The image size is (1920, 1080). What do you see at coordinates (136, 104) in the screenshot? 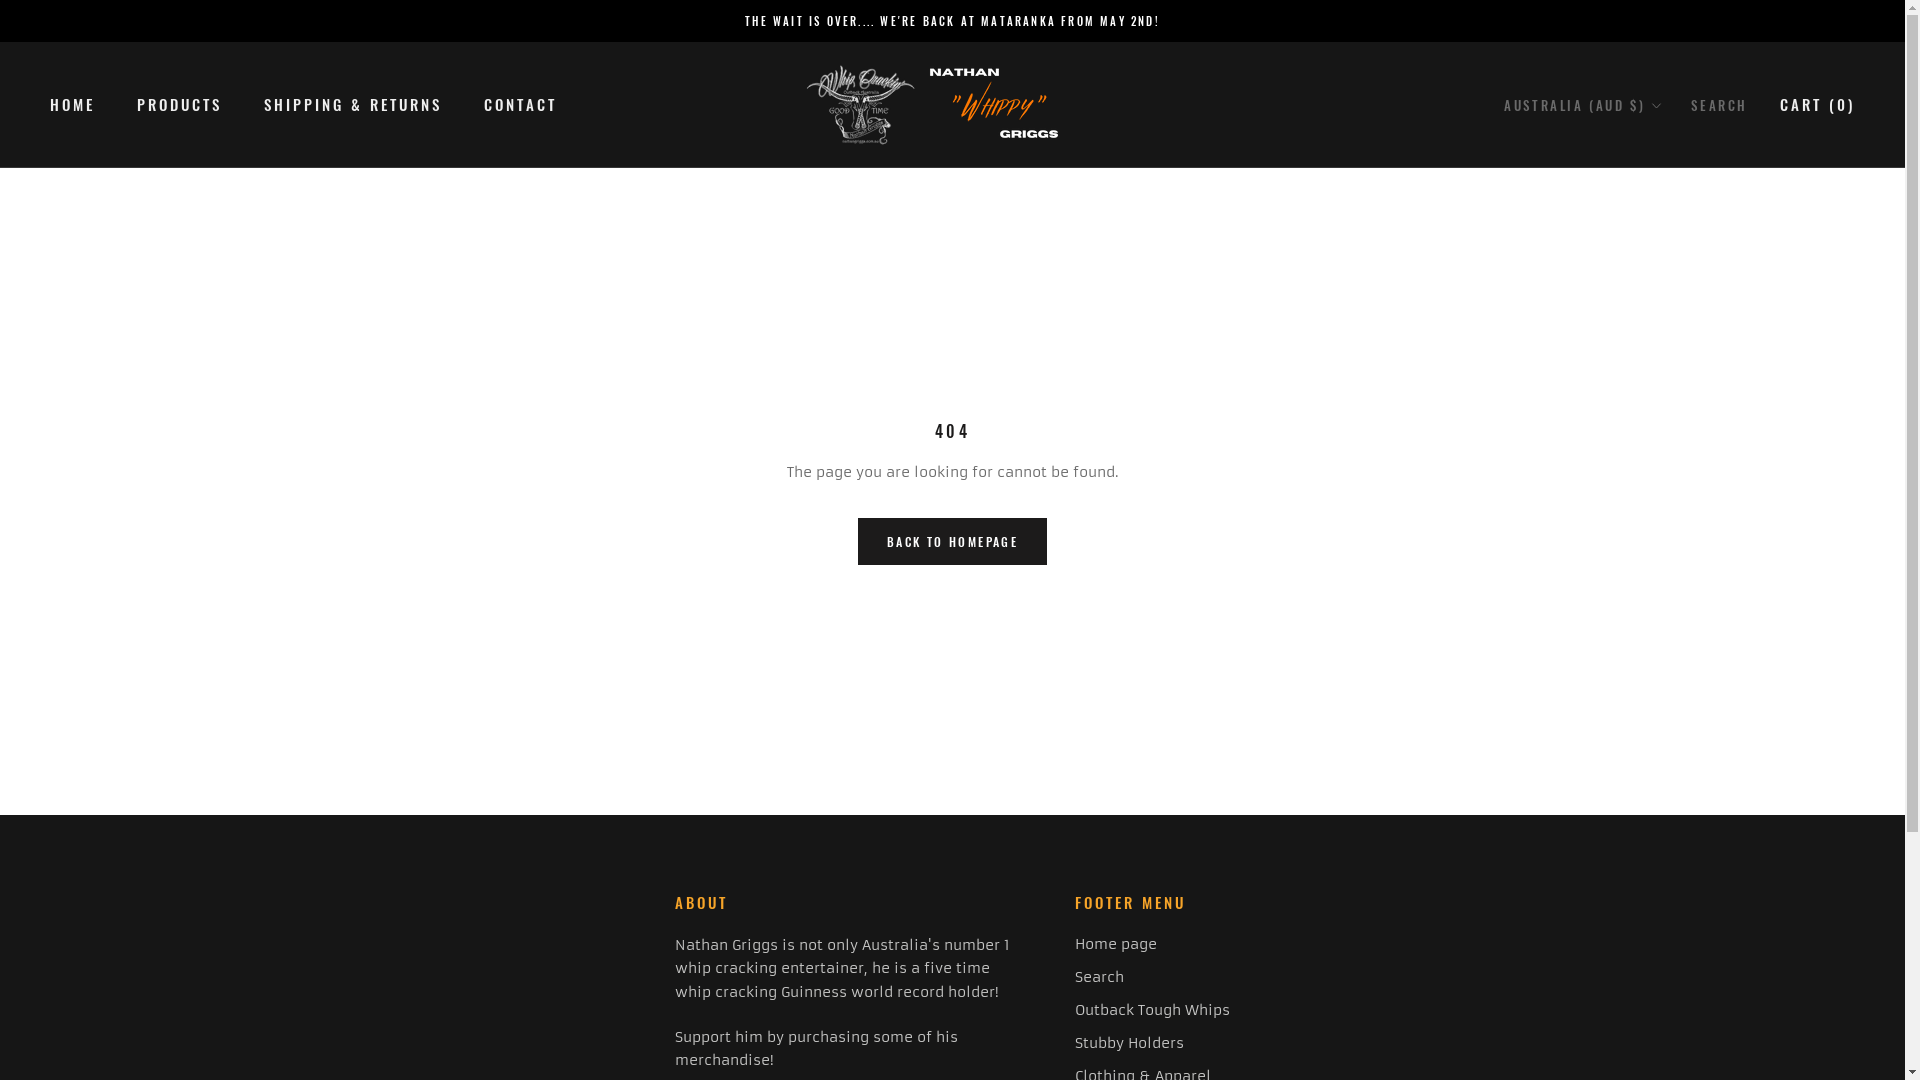
I see `'PRODUCTS'` at bounding box center [136, 104].